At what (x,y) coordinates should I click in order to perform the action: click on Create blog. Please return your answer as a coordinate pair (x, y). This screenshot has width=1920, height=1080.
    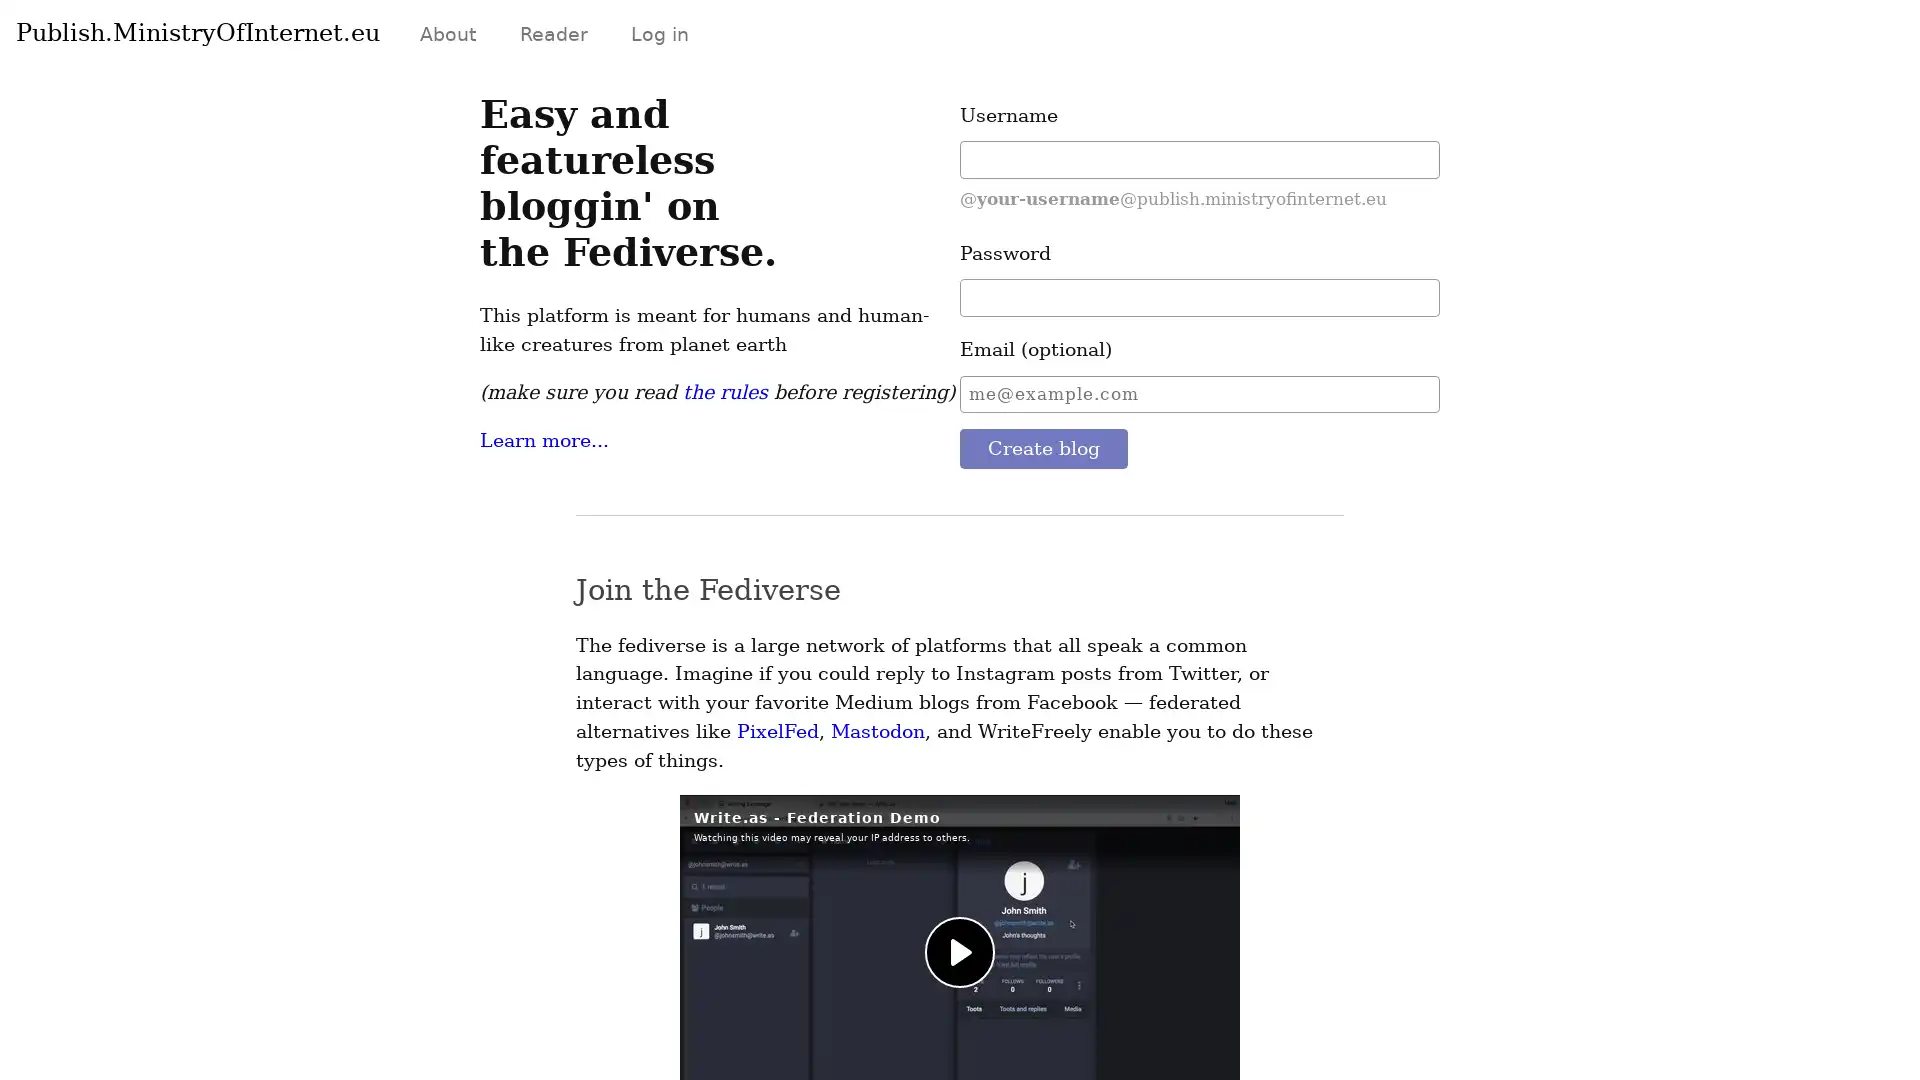
    Looking at the image, I should click on (1043, 450).